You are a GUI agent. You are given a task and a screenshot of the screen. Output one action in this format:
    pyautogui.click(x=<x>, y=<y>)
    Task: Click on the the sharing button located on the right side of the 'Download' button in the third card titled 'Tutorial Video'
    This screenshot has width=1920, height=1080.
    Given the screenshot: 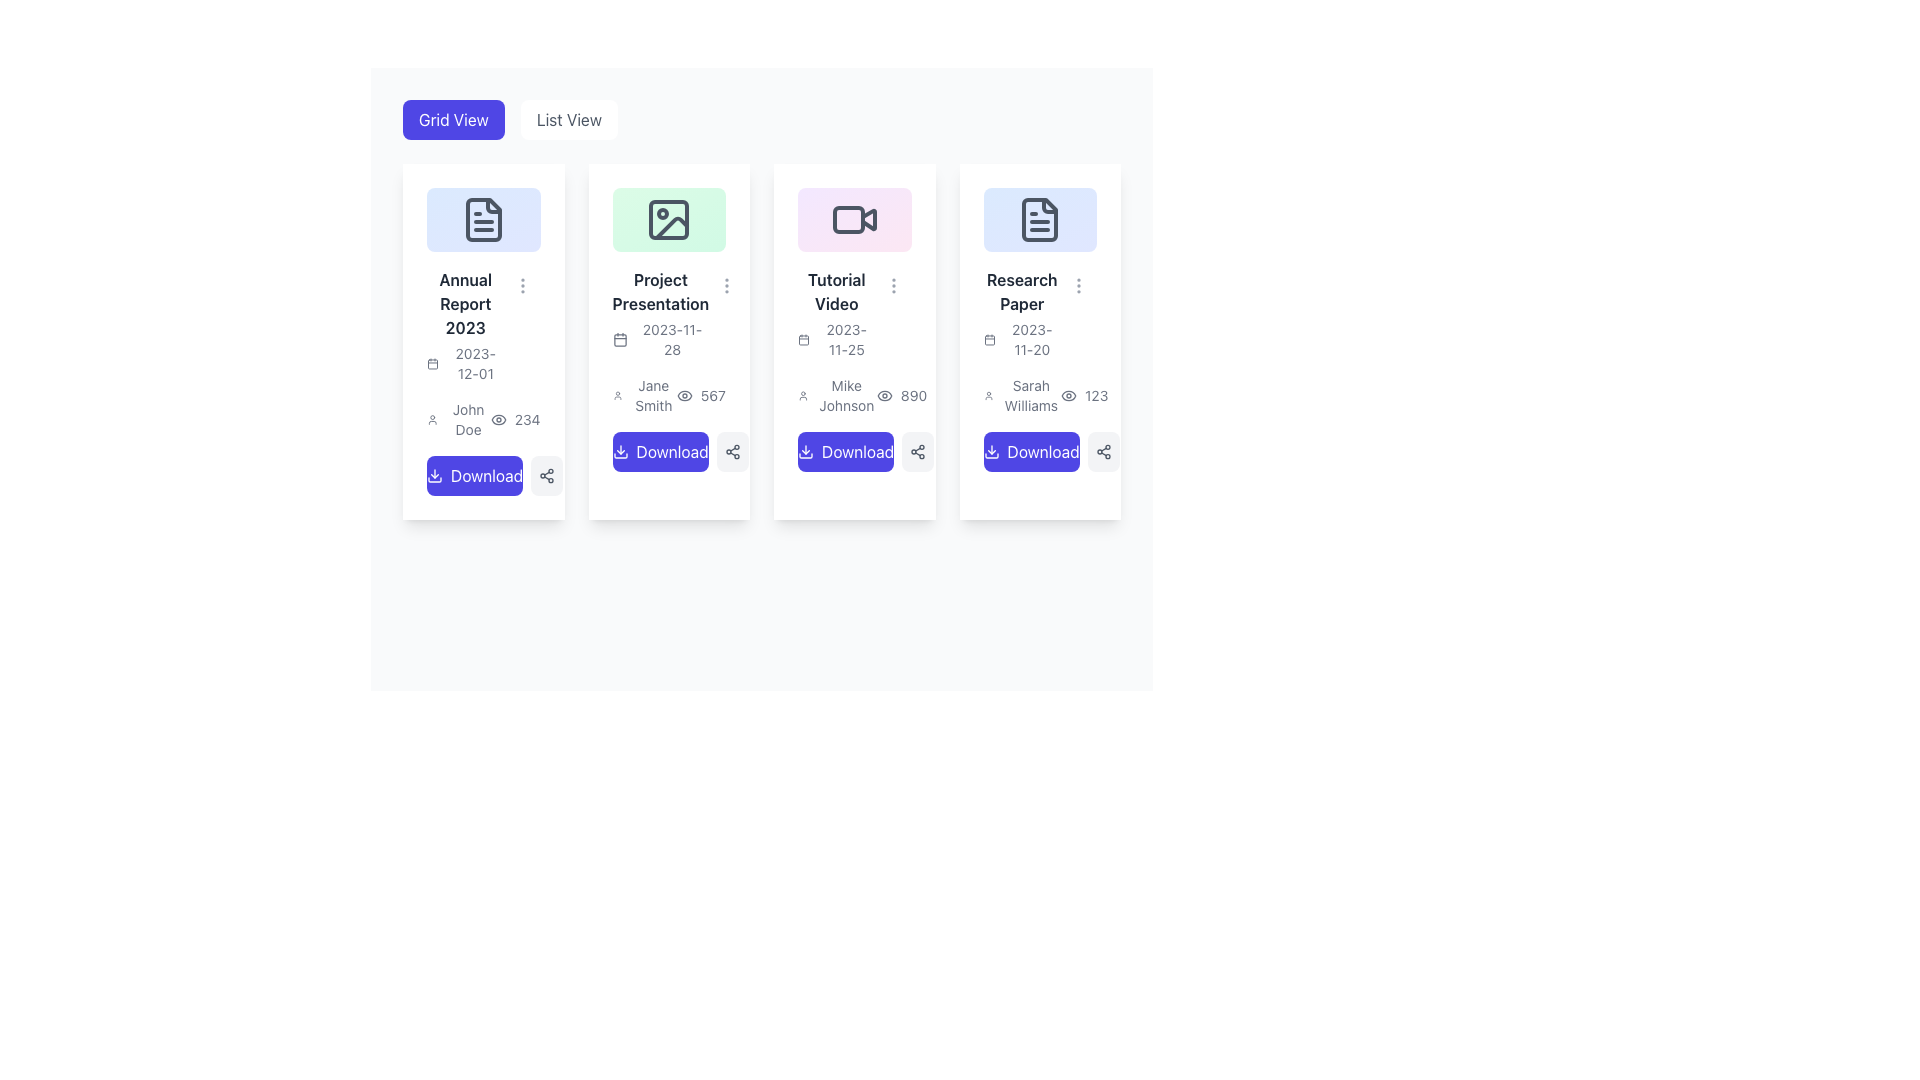 What is the action you would take?
    pyautogui.click(x=917, y=451)
    